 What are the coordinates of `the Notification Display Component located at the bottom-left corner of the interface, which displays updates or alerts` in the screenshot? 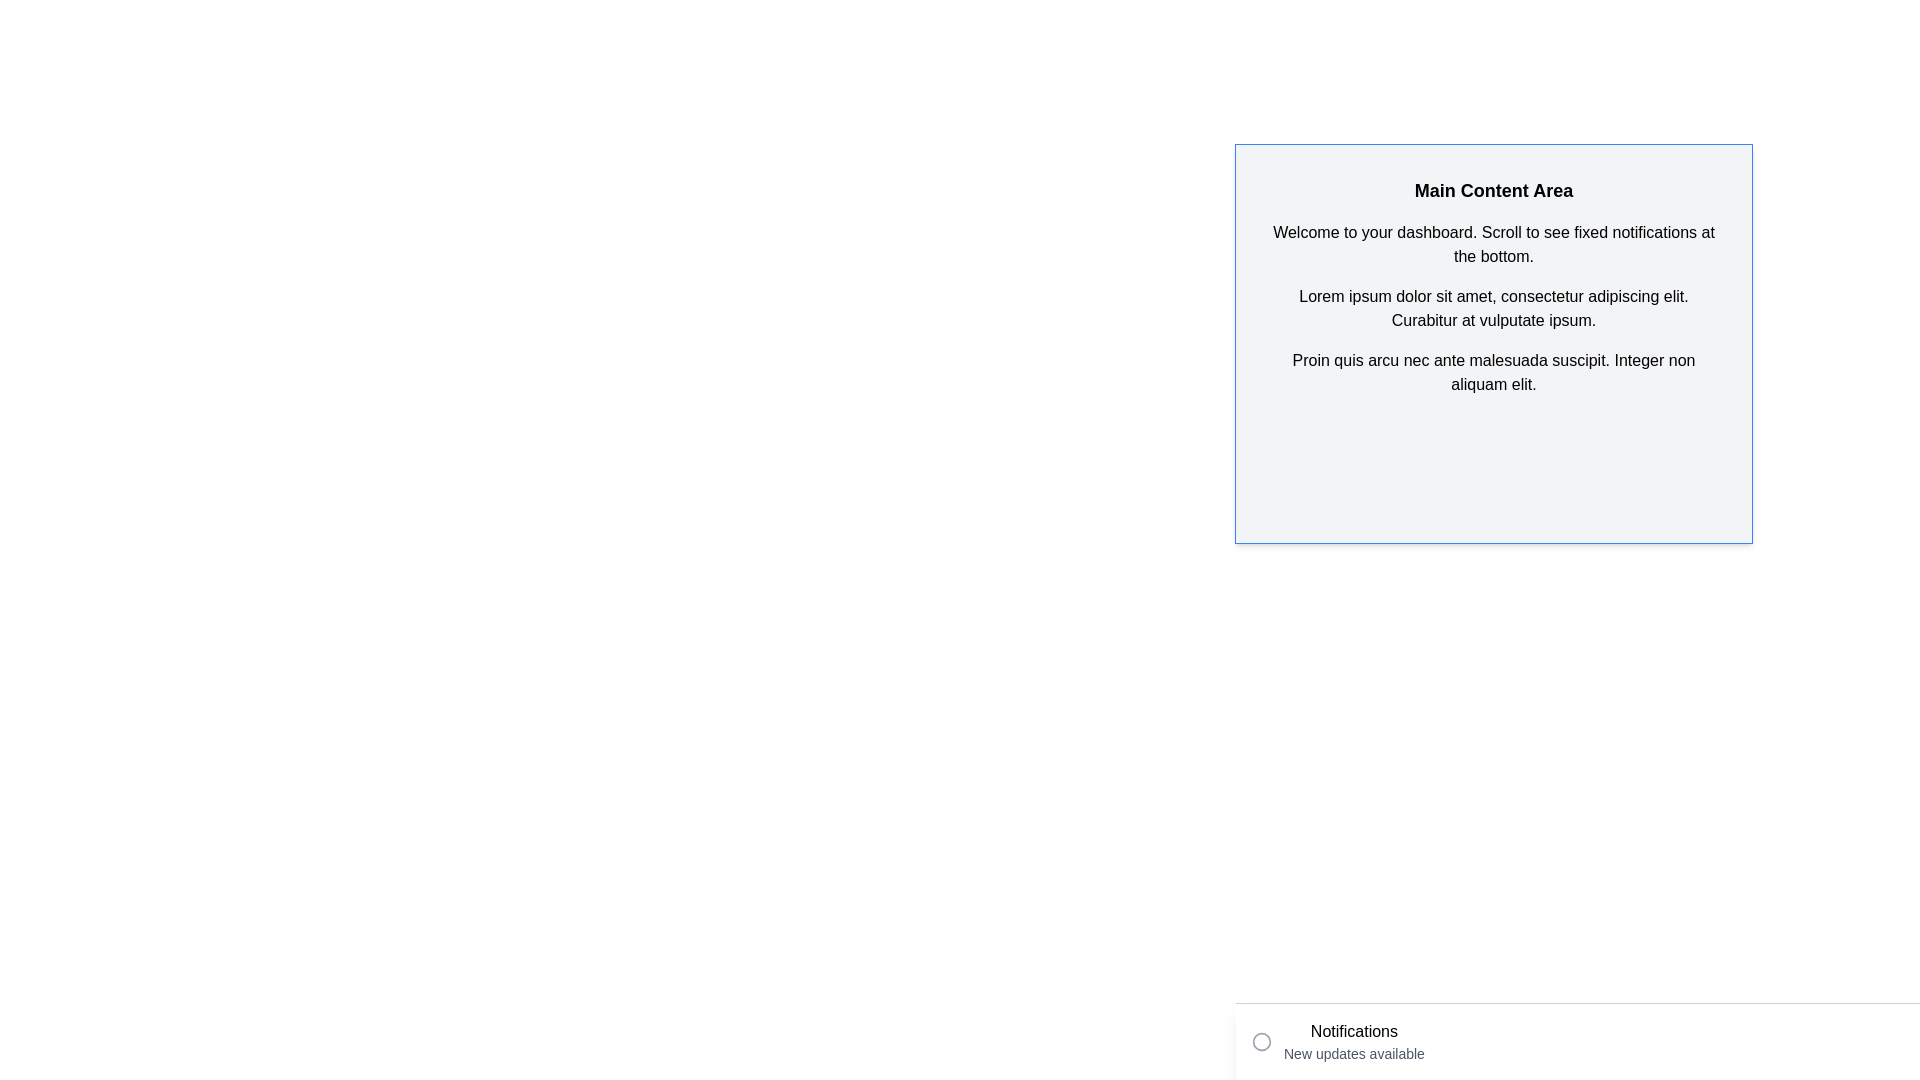 It's located at (1338, 1040).